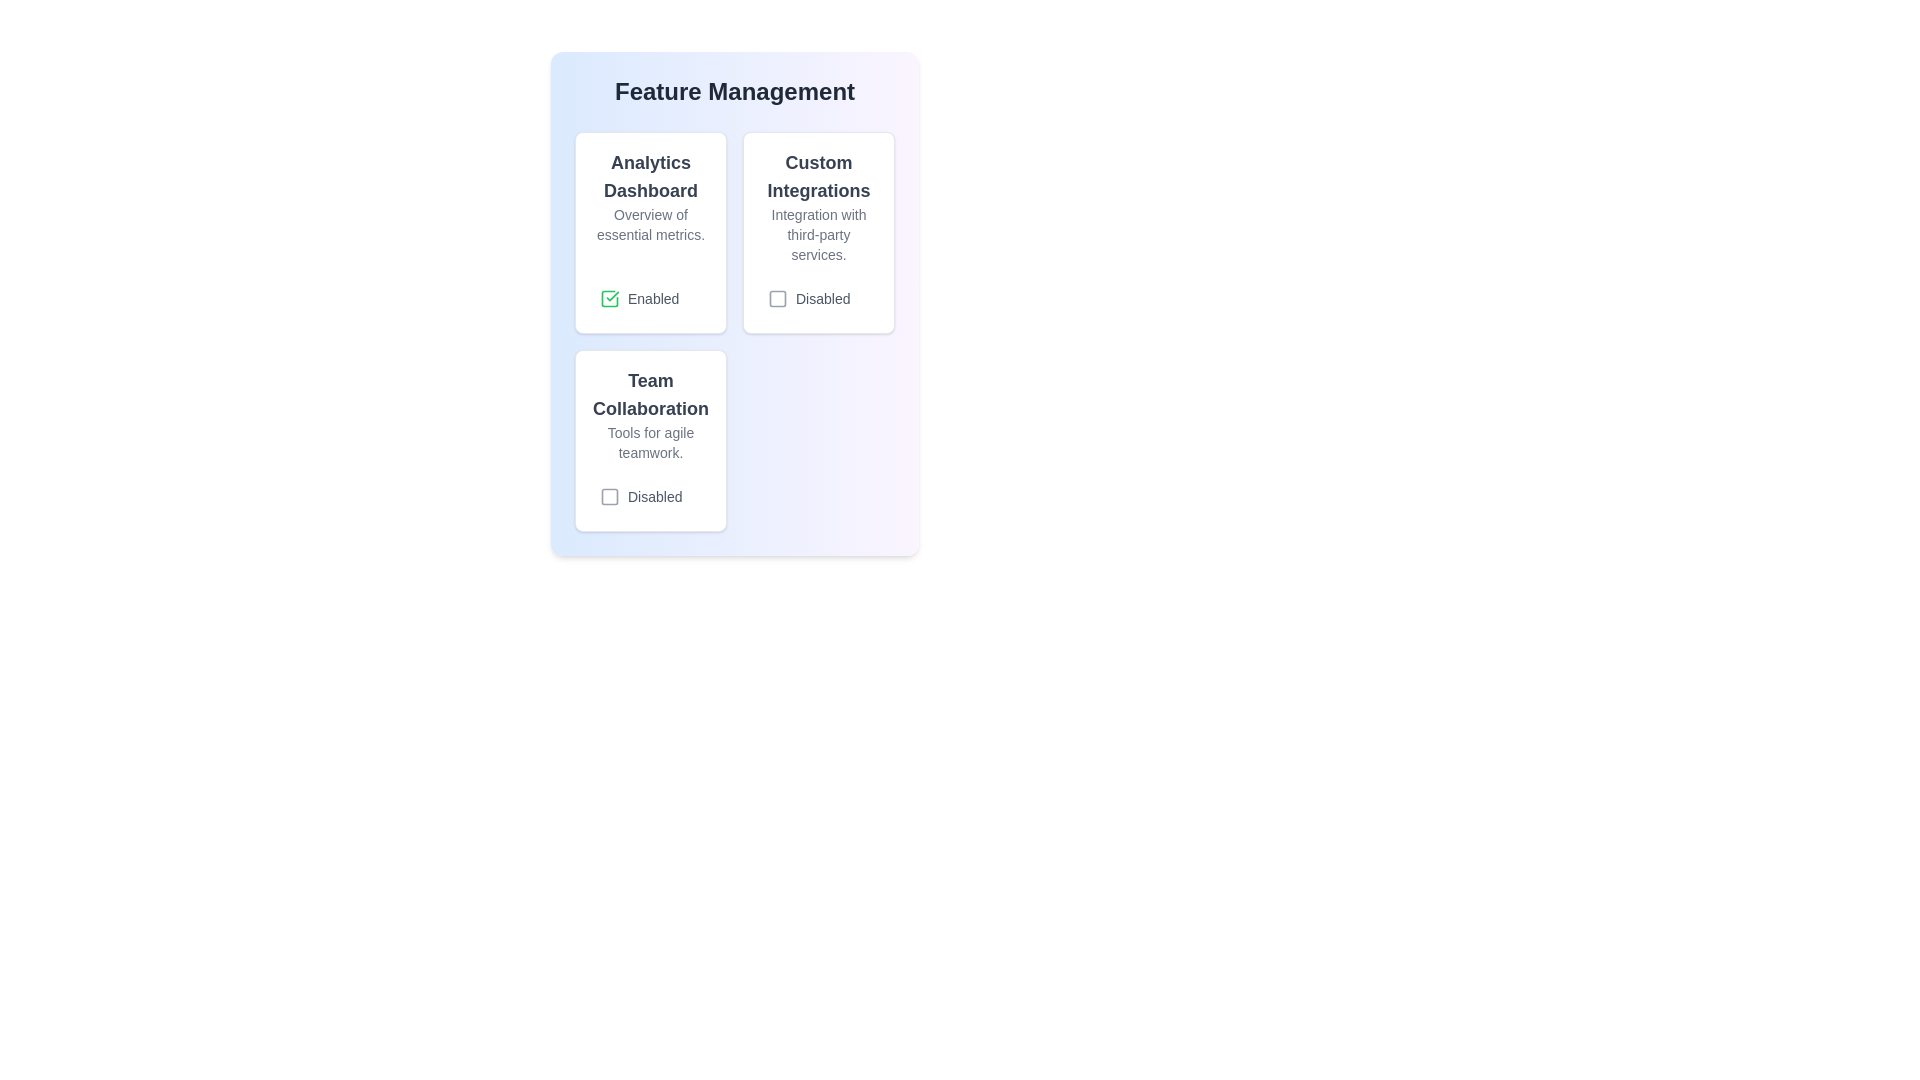  I want to click on the descriptive caption text associated with the 'Analytics Dashboard' section, which is located centrally beneath the header and above the button labeled 'Enabled', so click(651, 224).